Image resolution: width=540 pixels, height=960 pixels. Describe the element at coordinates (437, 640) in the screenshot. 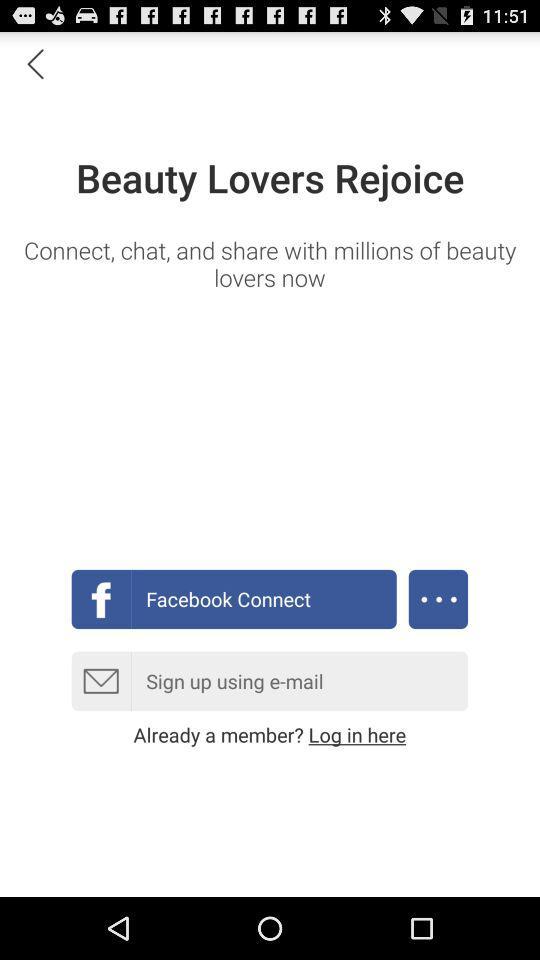

I see `the more icon` at that location.